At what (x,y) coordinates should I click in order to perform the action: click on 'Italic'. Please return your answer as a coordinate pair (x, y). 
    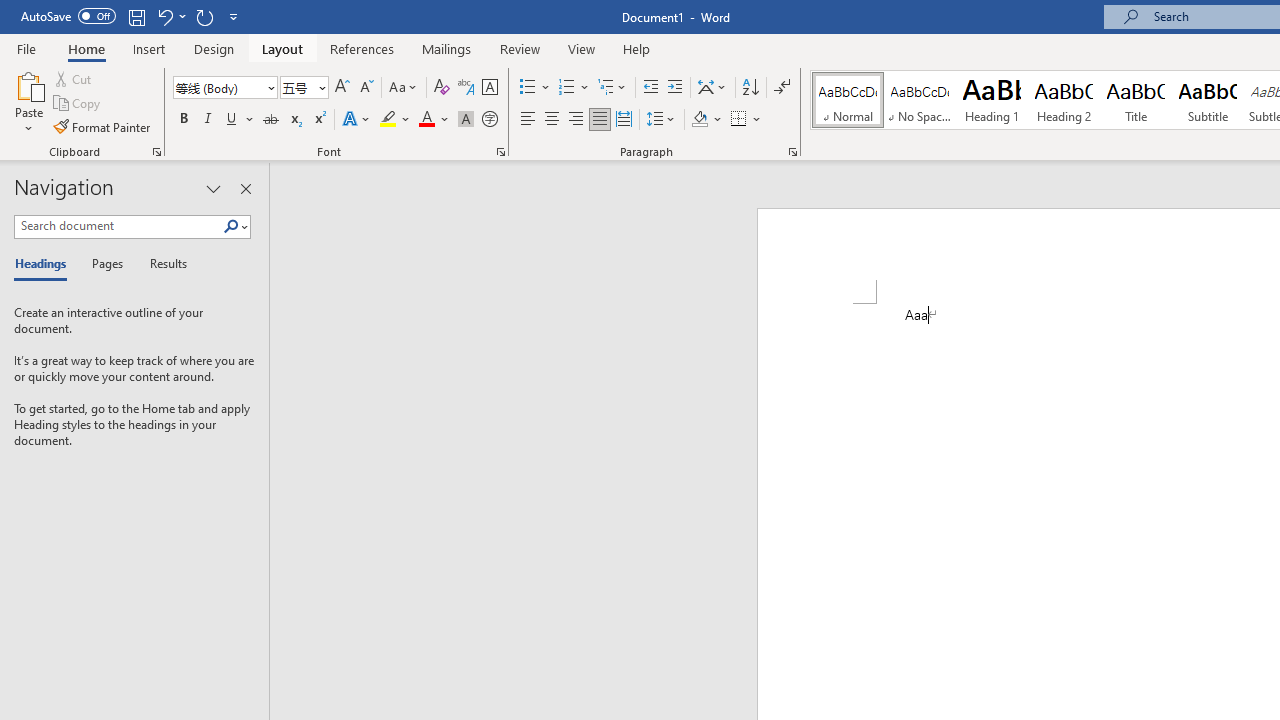
    Looking at the image, I should click on (208, 119).